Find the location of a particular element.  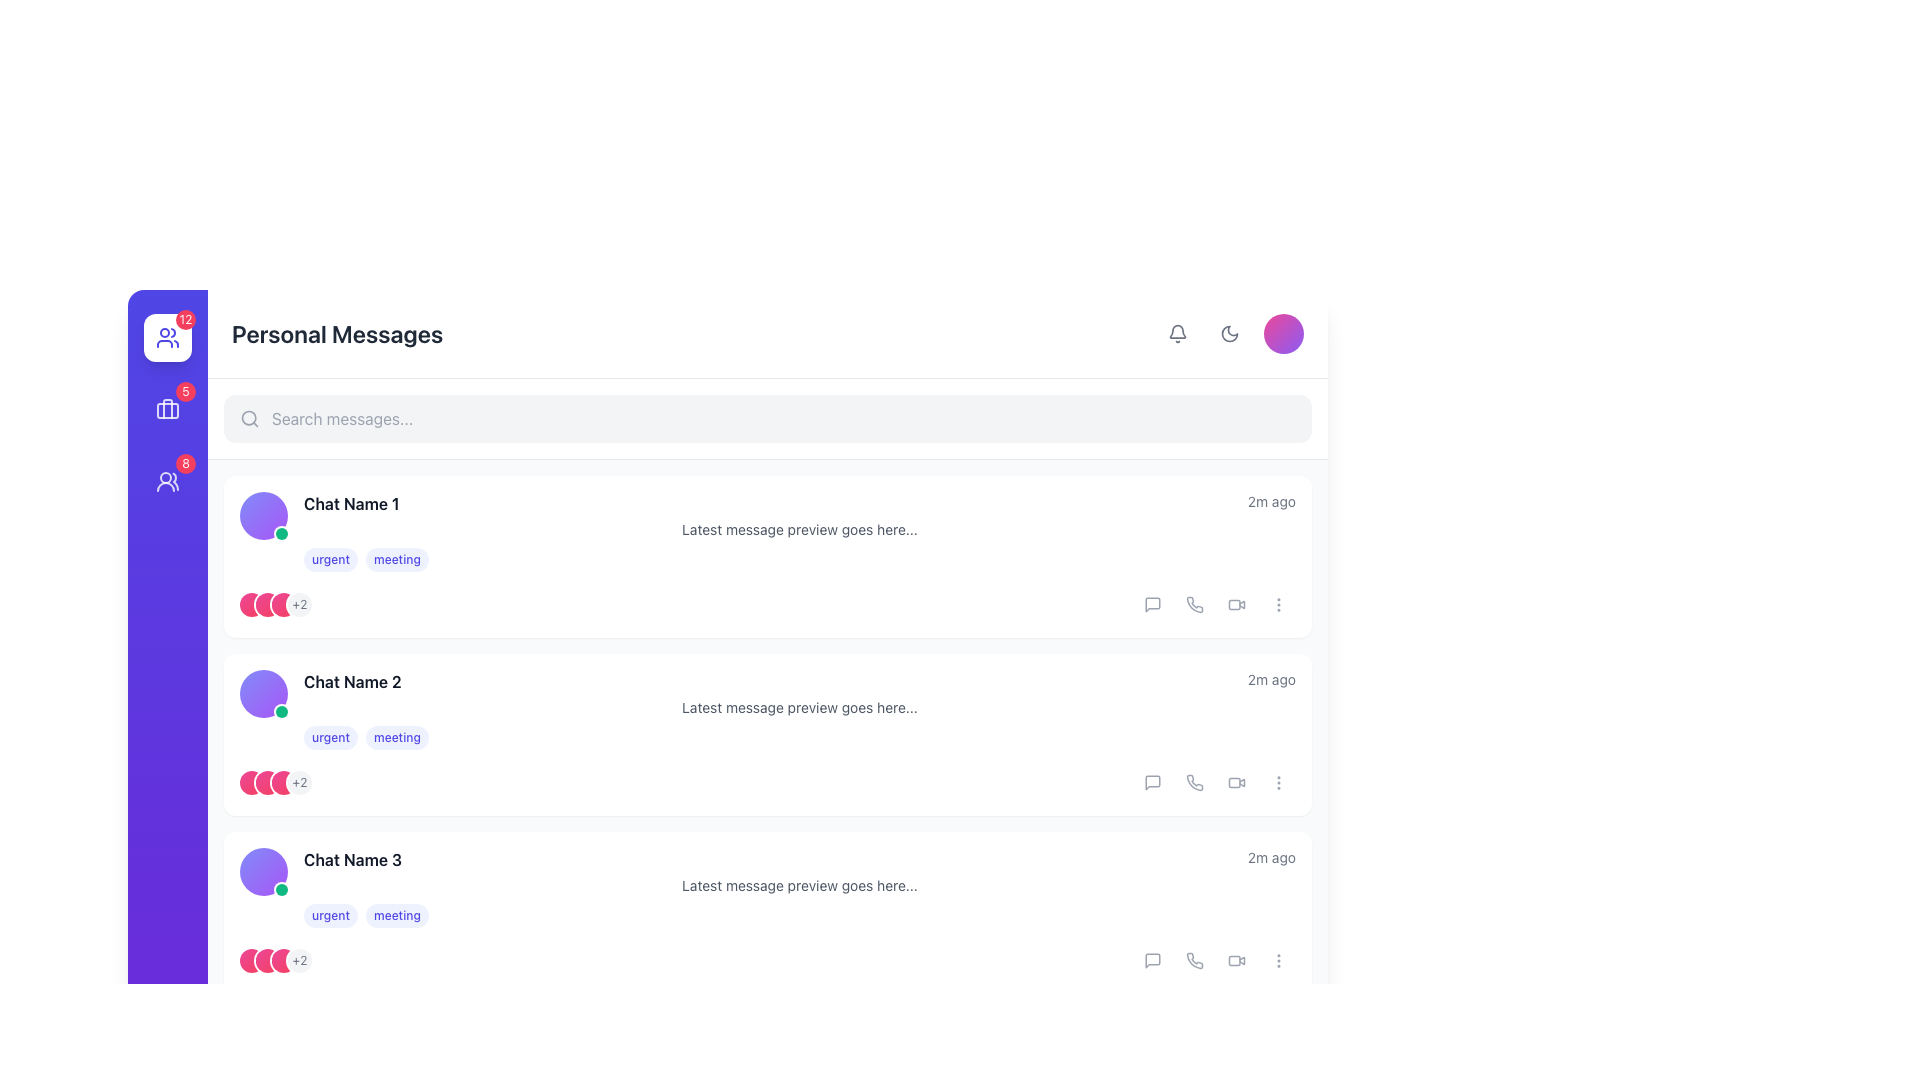

the text label providing a preview of the most recent message in the third chat entry below the header 'Chat Name 3' and above the labels 'urgent' and 'meeting' is located at coordinates (800, 885).